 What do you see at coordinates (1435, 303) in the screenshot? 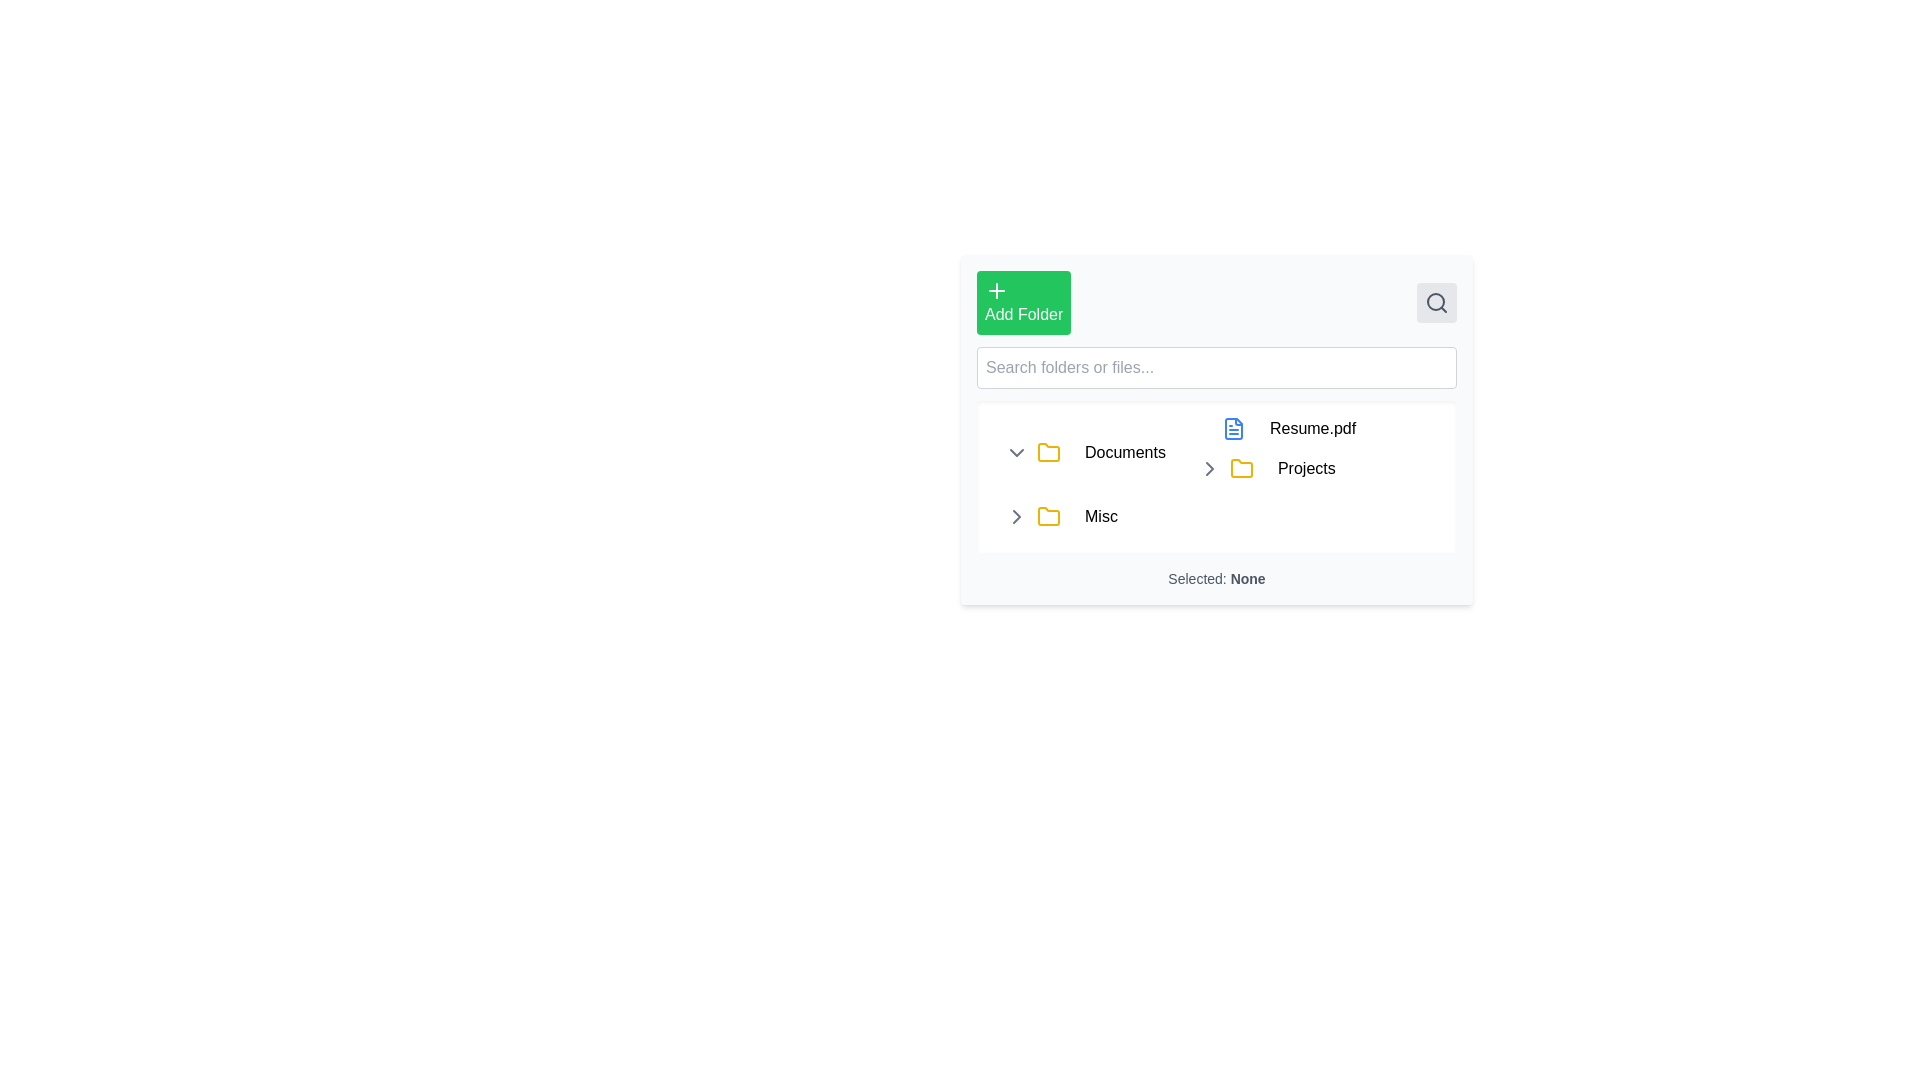
I see `the Icon Button located at the top right corner of the widget to initiate a search in the associated file directory or system` at bounding box center [1435, 303].